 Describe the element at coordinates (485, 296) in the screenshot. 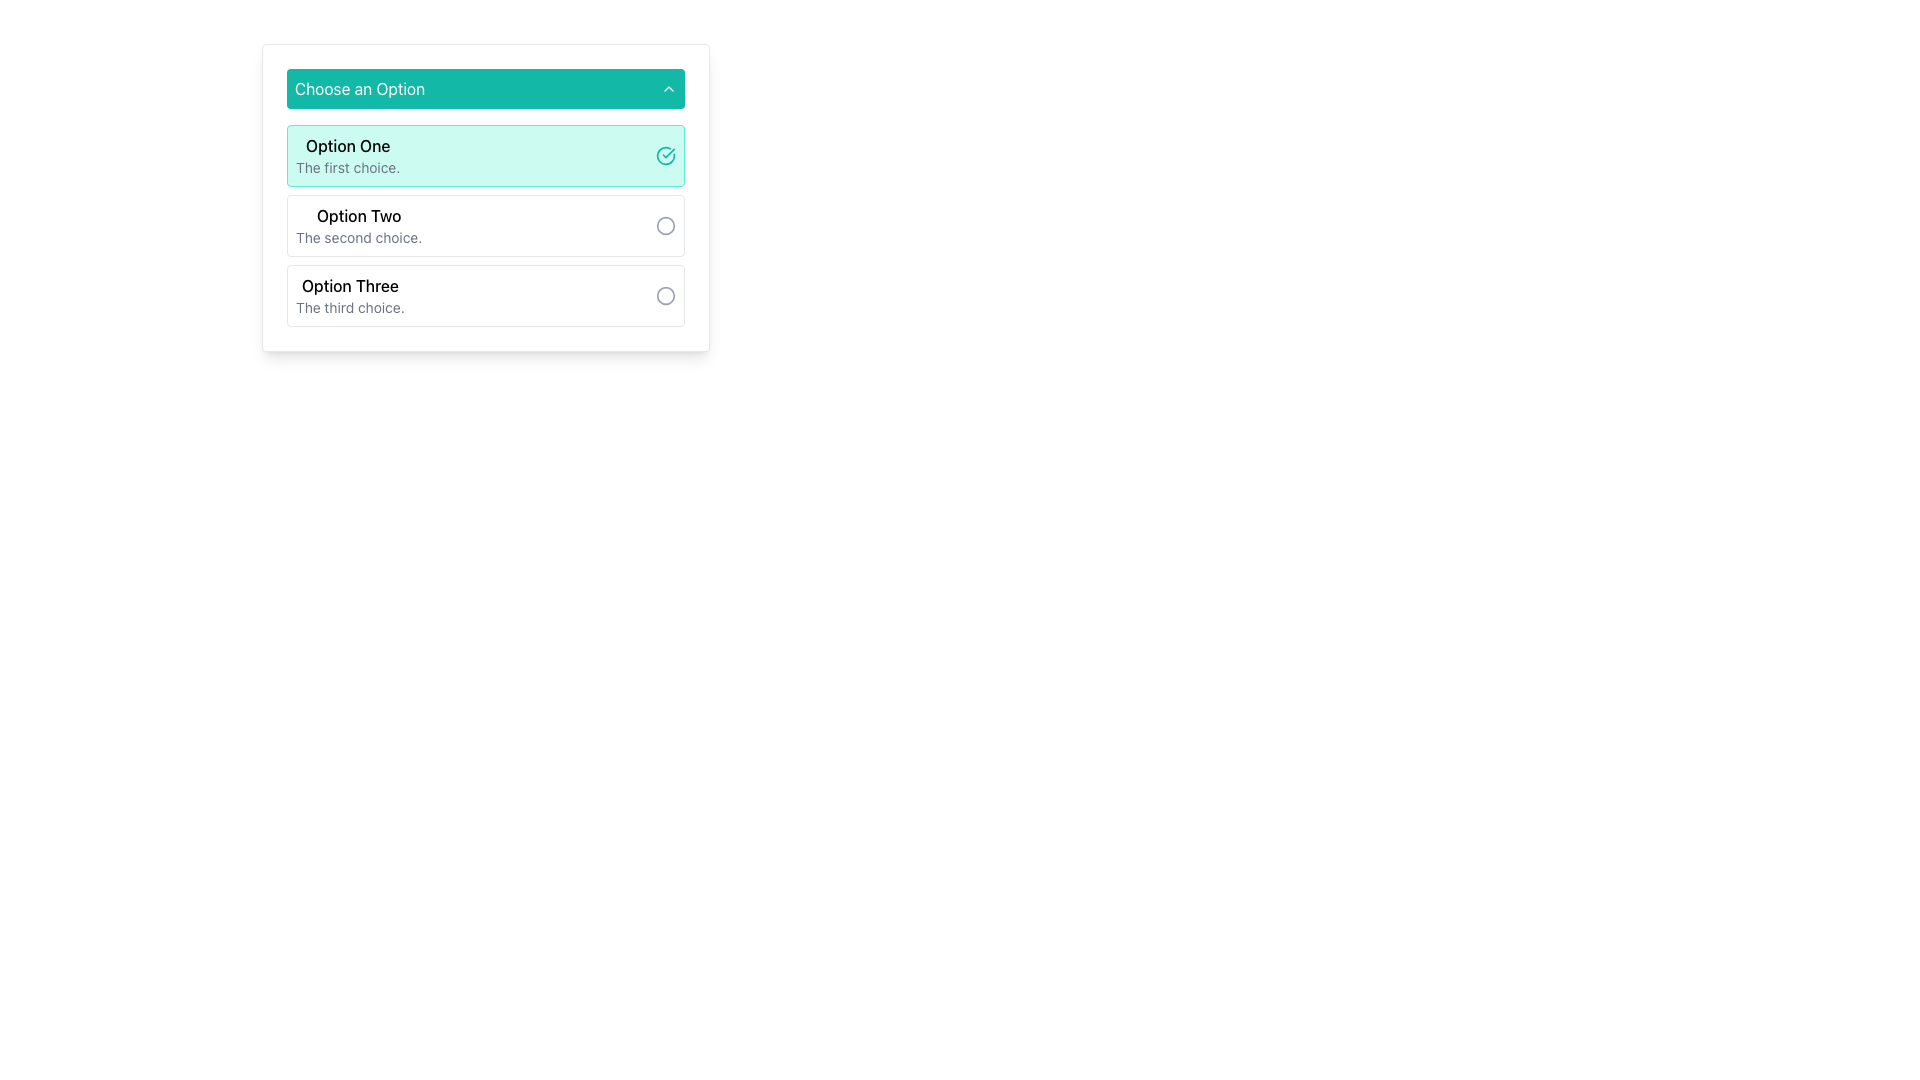

I see `the third selectable radio option within the 'Choose an Option' group` at that location.